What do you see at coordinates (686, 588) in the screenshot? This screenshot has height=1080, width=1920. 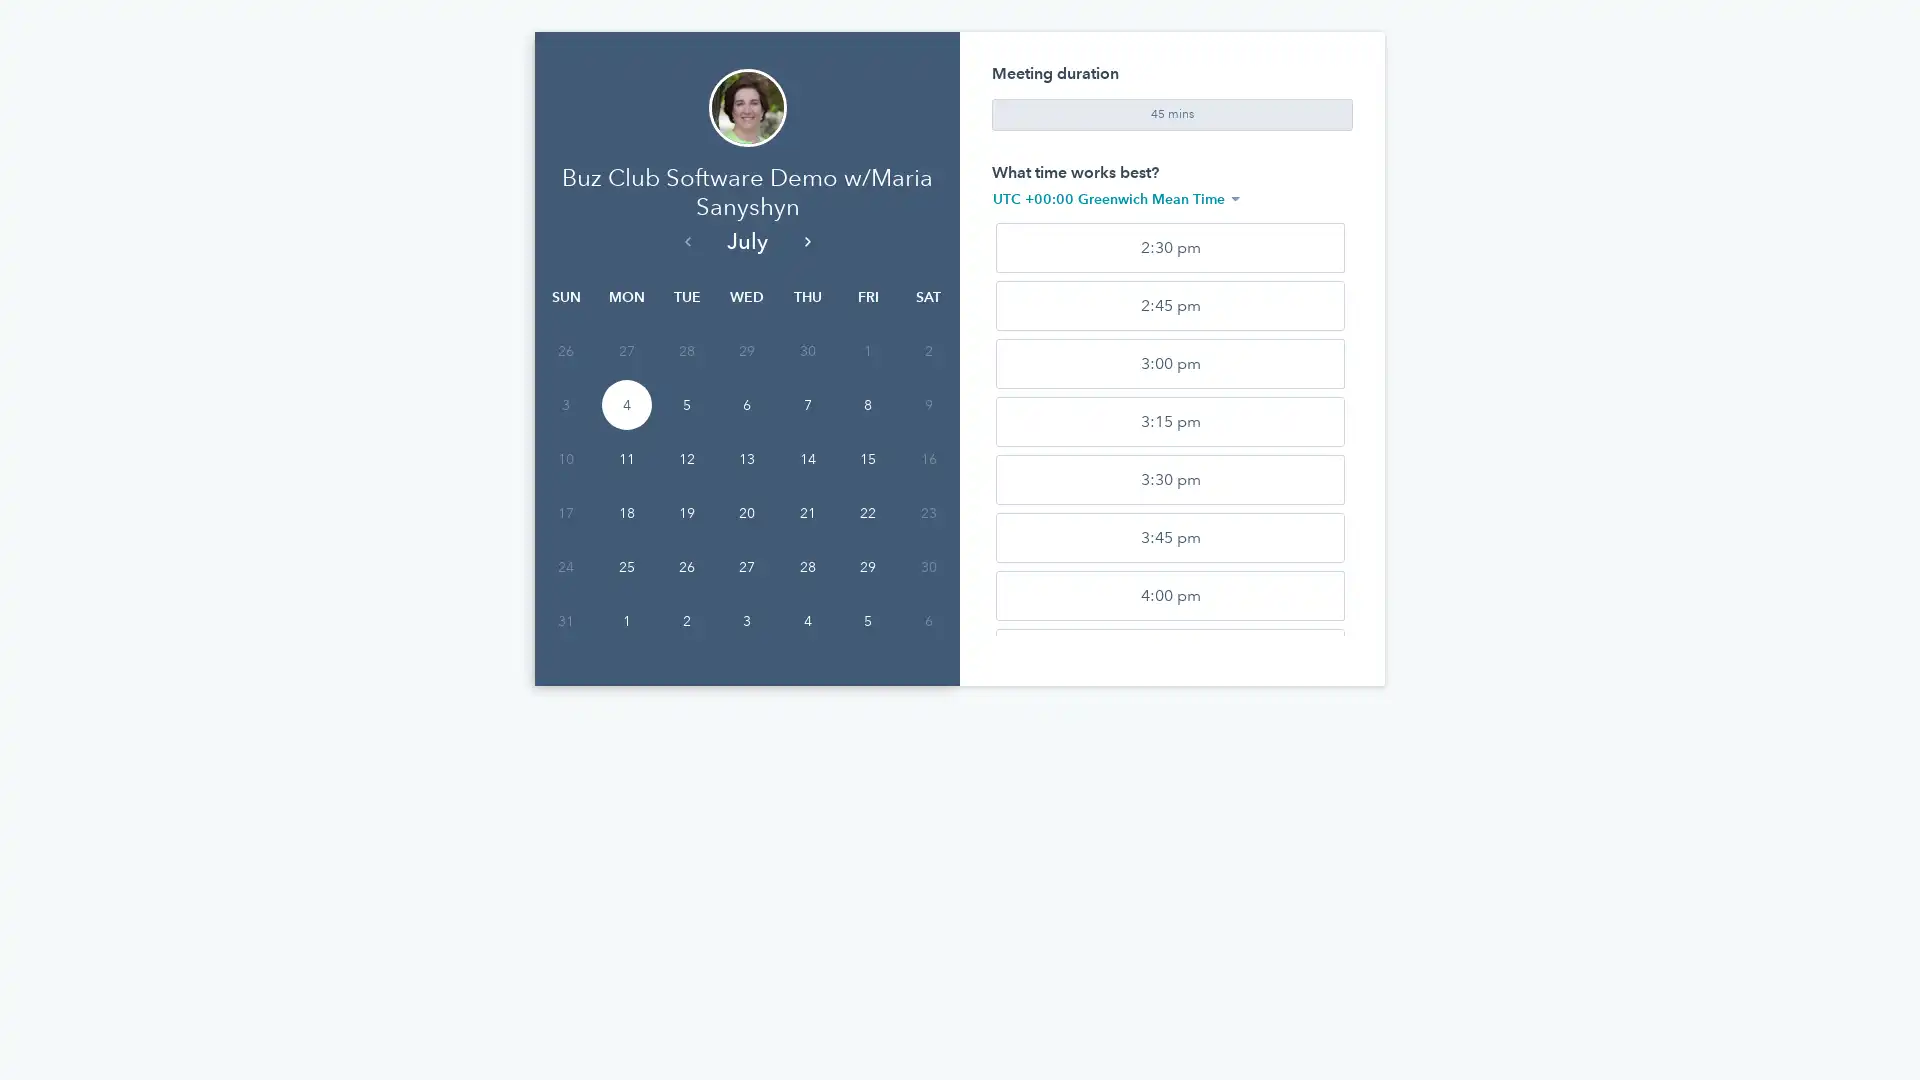 I see `July 19th` at bounding box center [686, 588].